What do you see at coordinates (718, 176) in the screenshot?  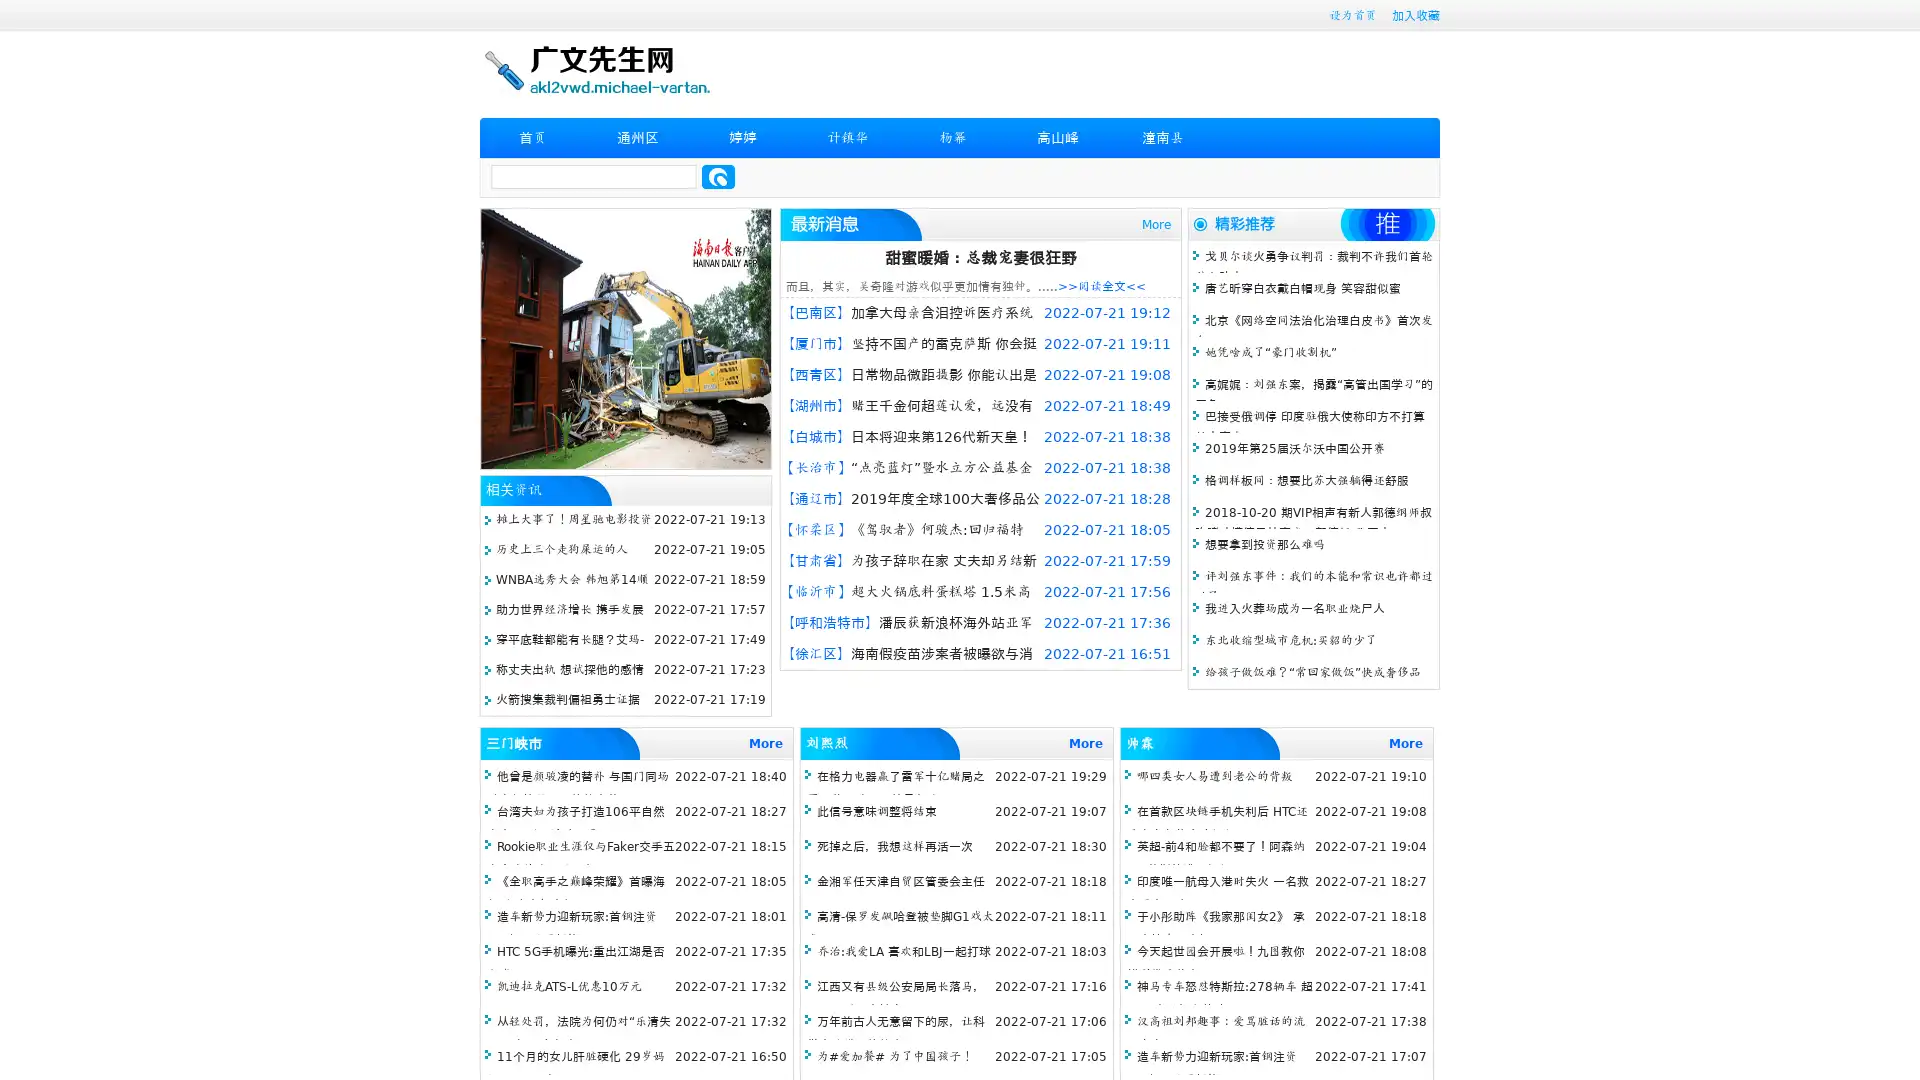 I see `Search` at bounding box center [718, 176].